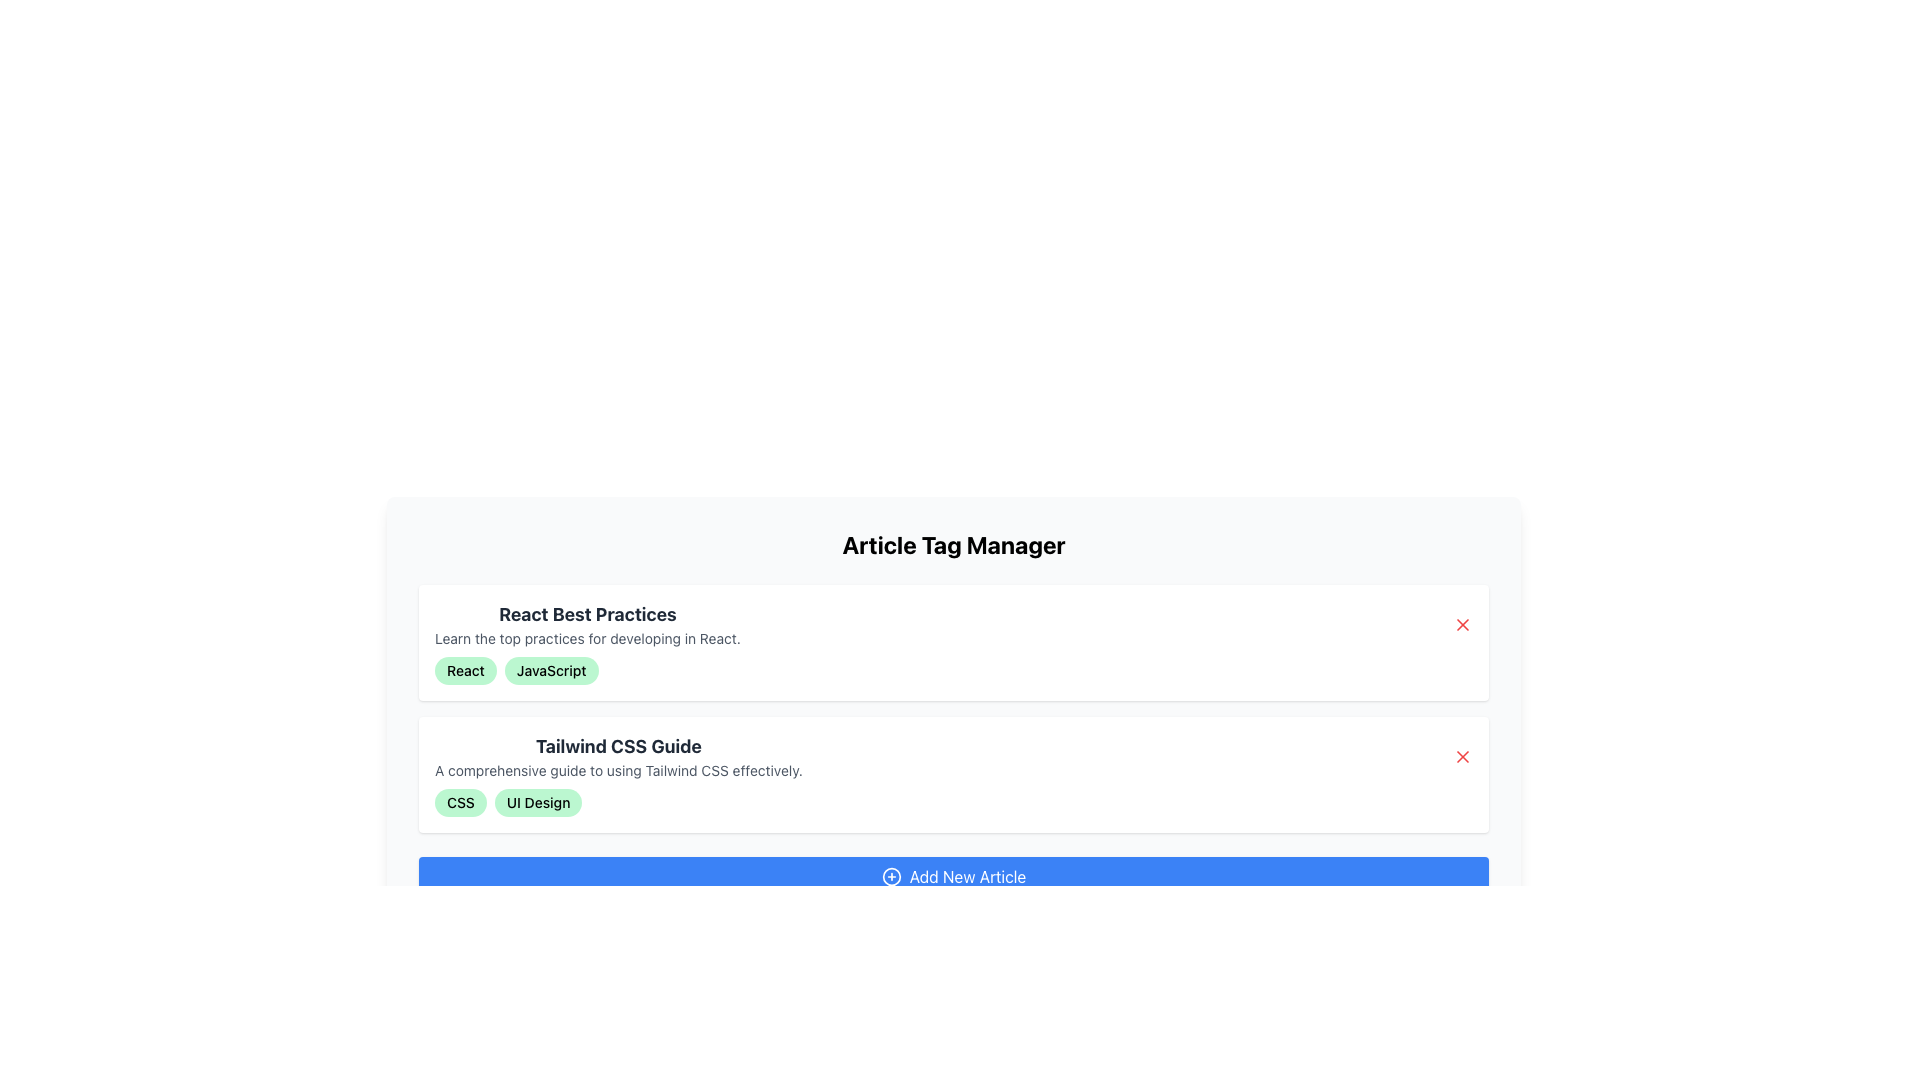  Describe the element at coordinates (1463, 756) in the screenshot. I see `the delete icon located at the far right of the second row, adjacent to the article metadata and tags for the 'Tailwind CSS Guide' entry` at that location.